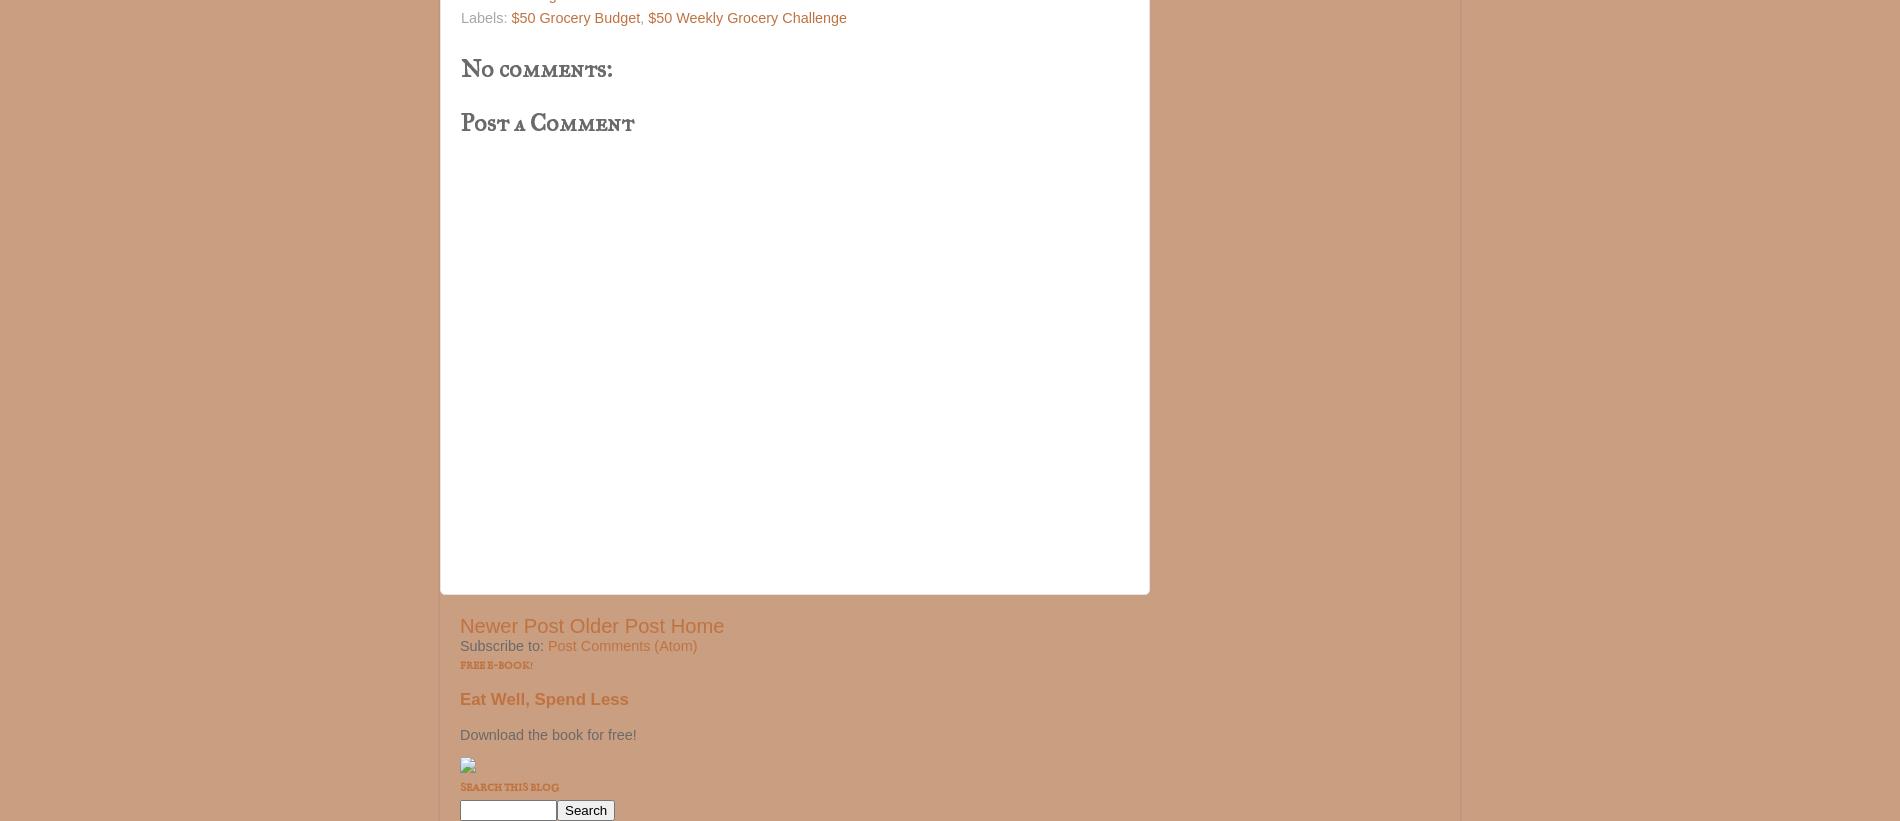 The image size is (1900, 821). Describe the element at coordinates (622, 644) in the screenshot. I see `'Post Comments (Atom)'` at that location.